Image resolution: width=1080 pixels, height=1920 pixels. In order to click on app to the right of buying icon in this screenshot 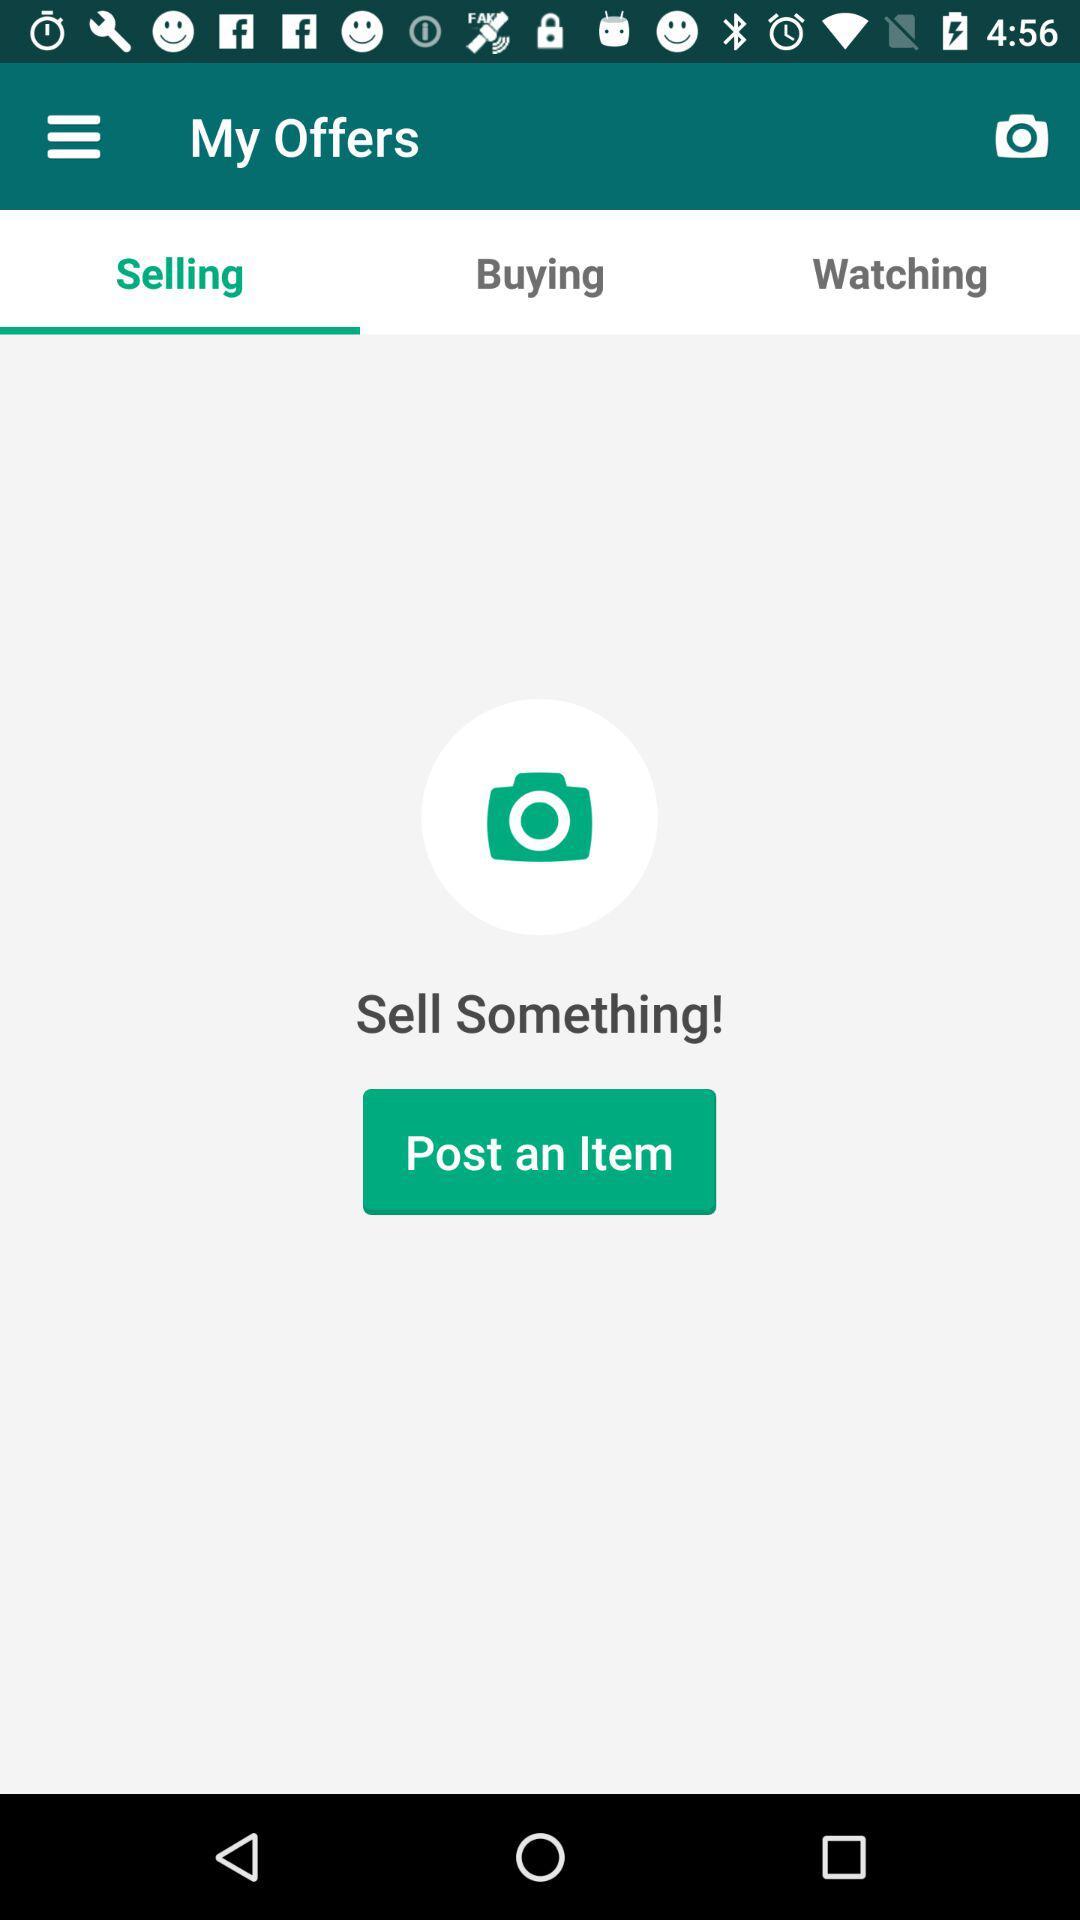, I will do `click(898, 271)`.